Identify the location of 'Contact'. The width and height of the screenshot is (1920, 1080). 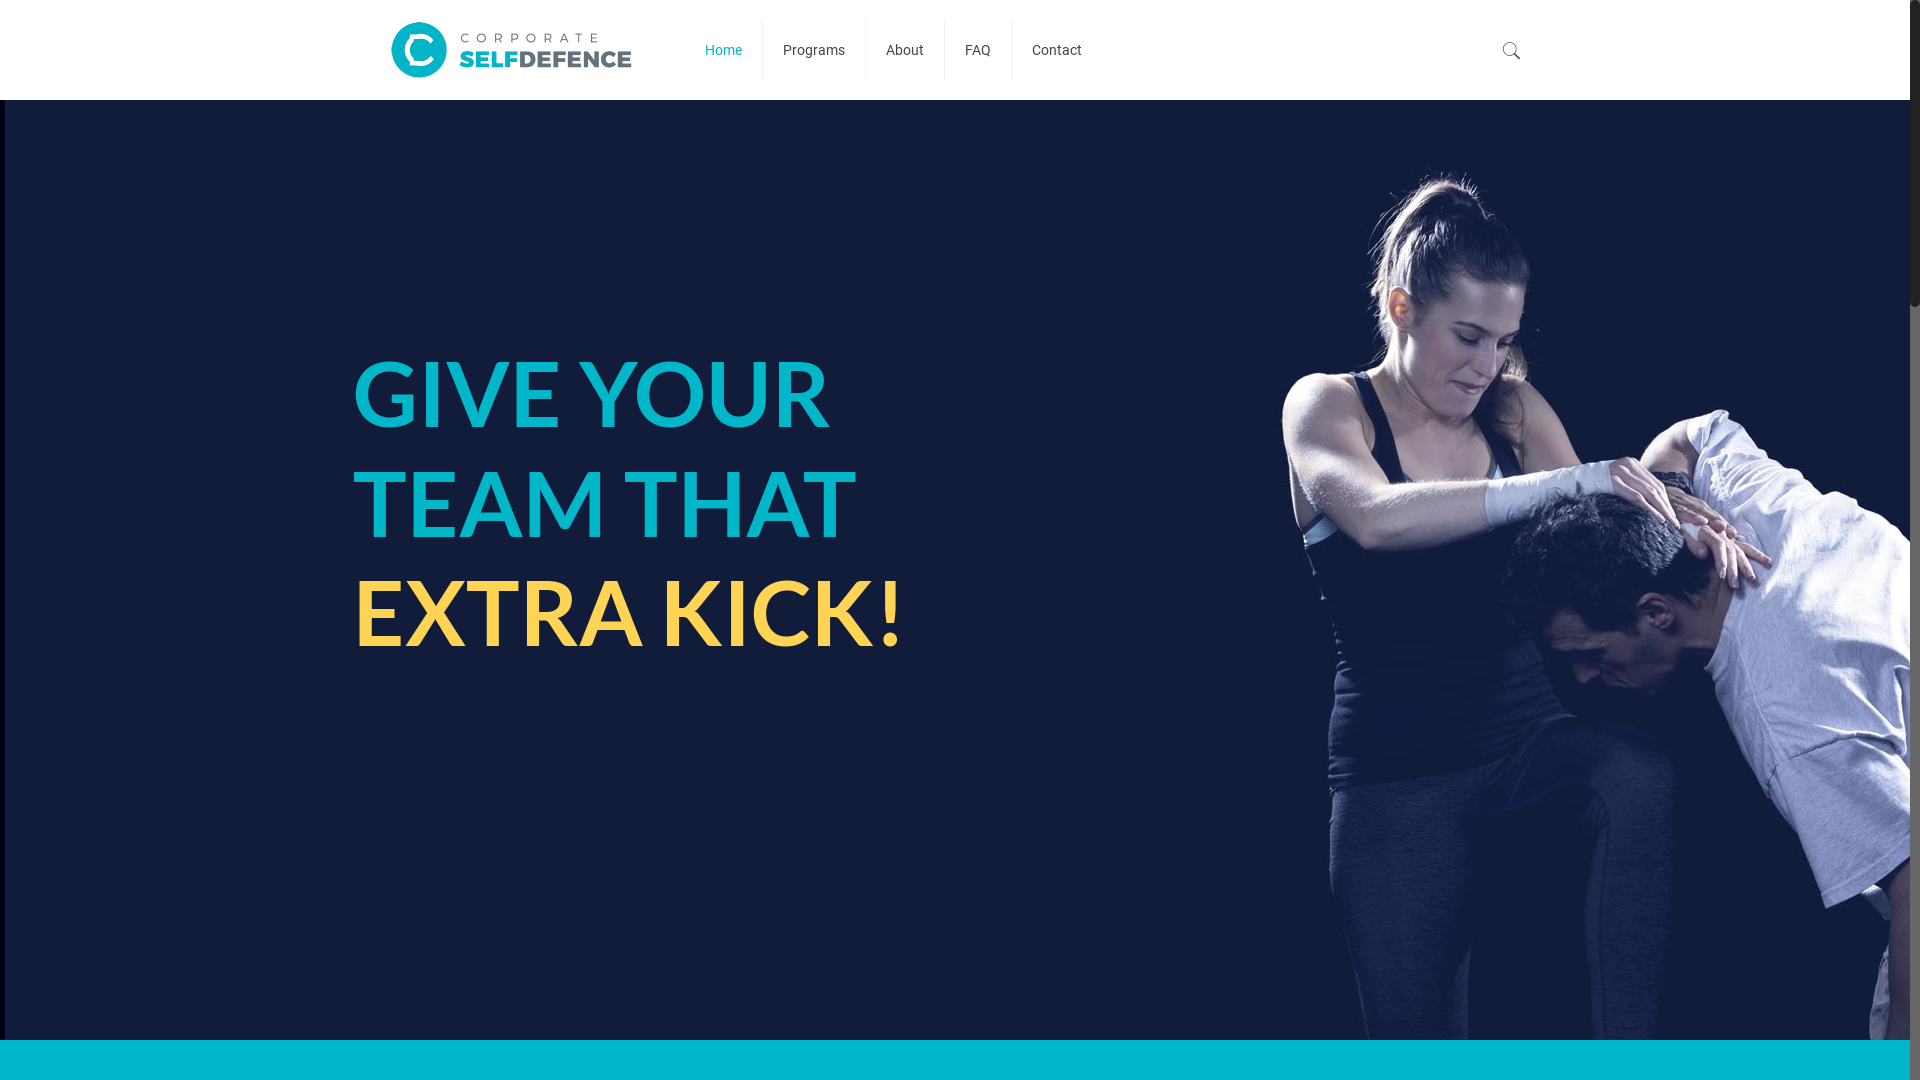
(1055, 49).